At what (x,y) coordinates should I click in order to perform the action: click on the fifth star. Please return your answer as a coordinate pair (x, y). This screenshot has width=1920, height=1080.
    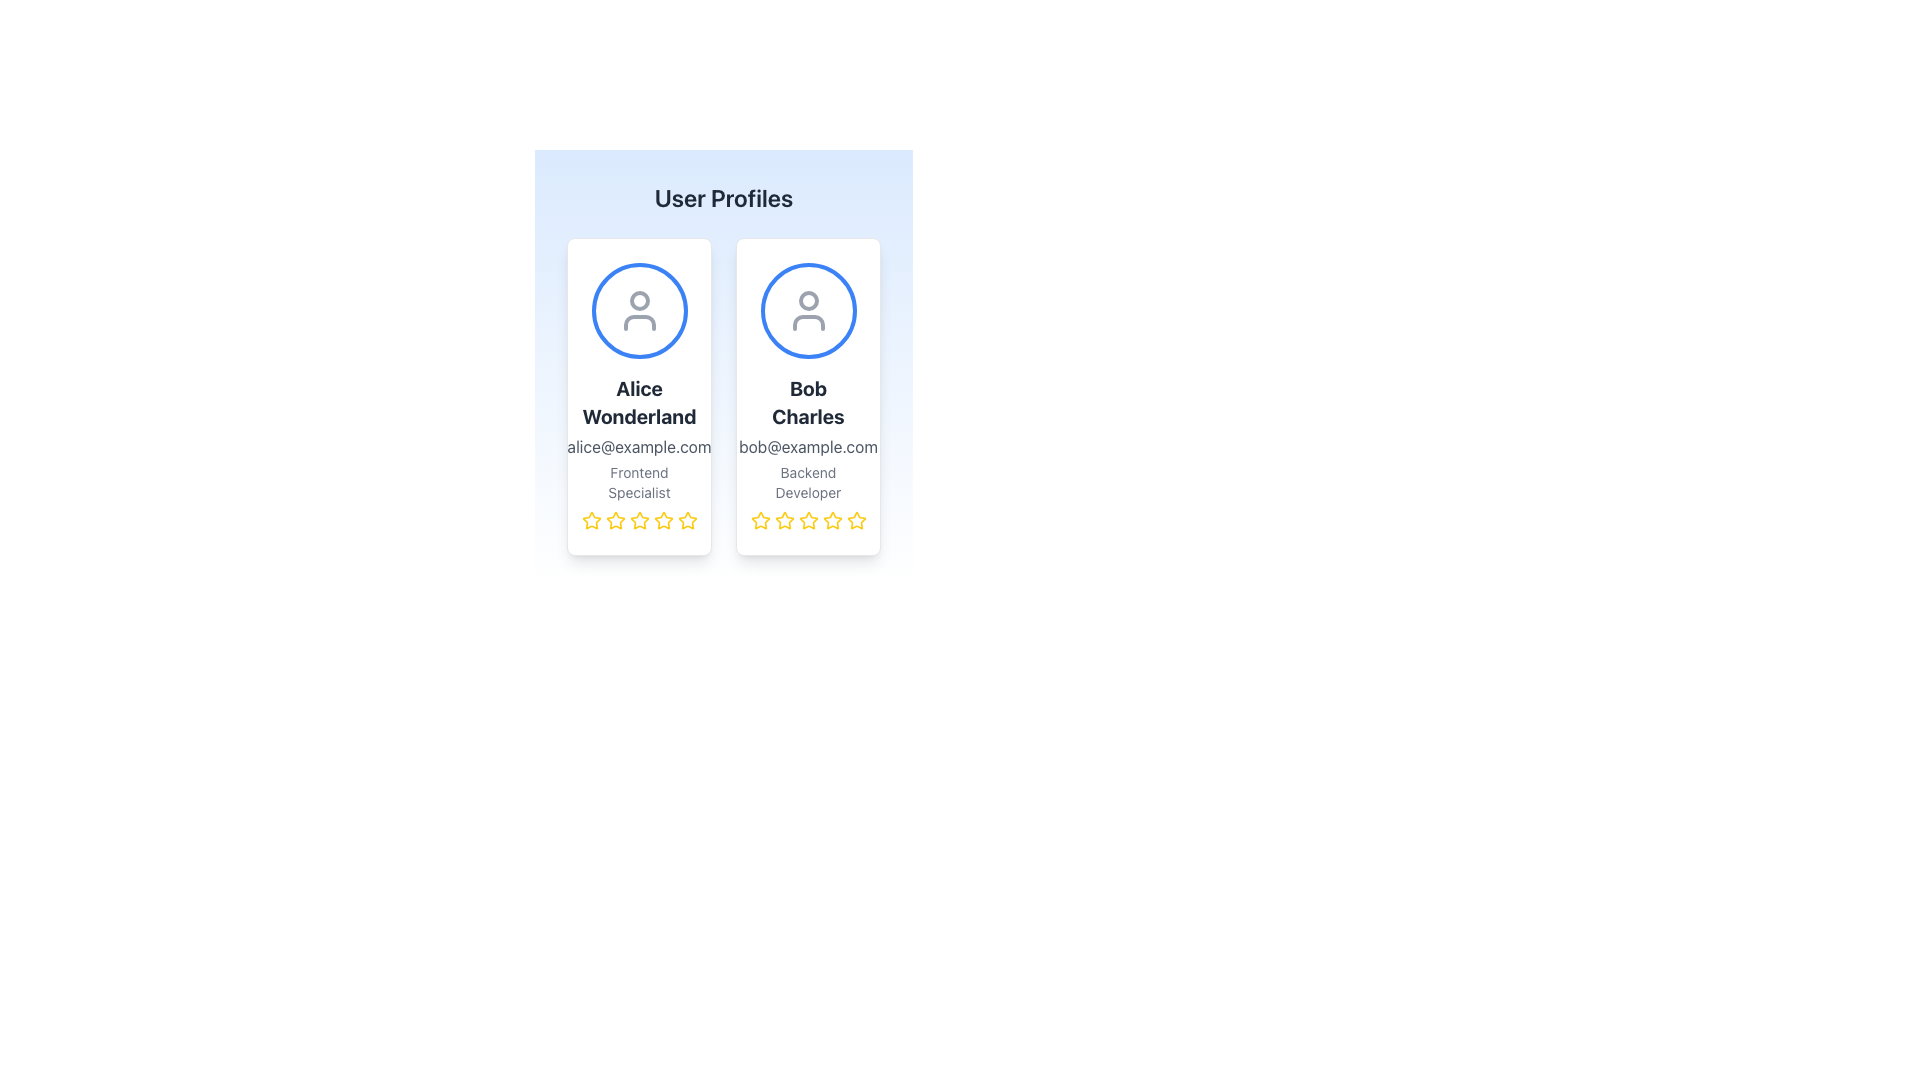
    Looking at the image, I should click on (856, 519).